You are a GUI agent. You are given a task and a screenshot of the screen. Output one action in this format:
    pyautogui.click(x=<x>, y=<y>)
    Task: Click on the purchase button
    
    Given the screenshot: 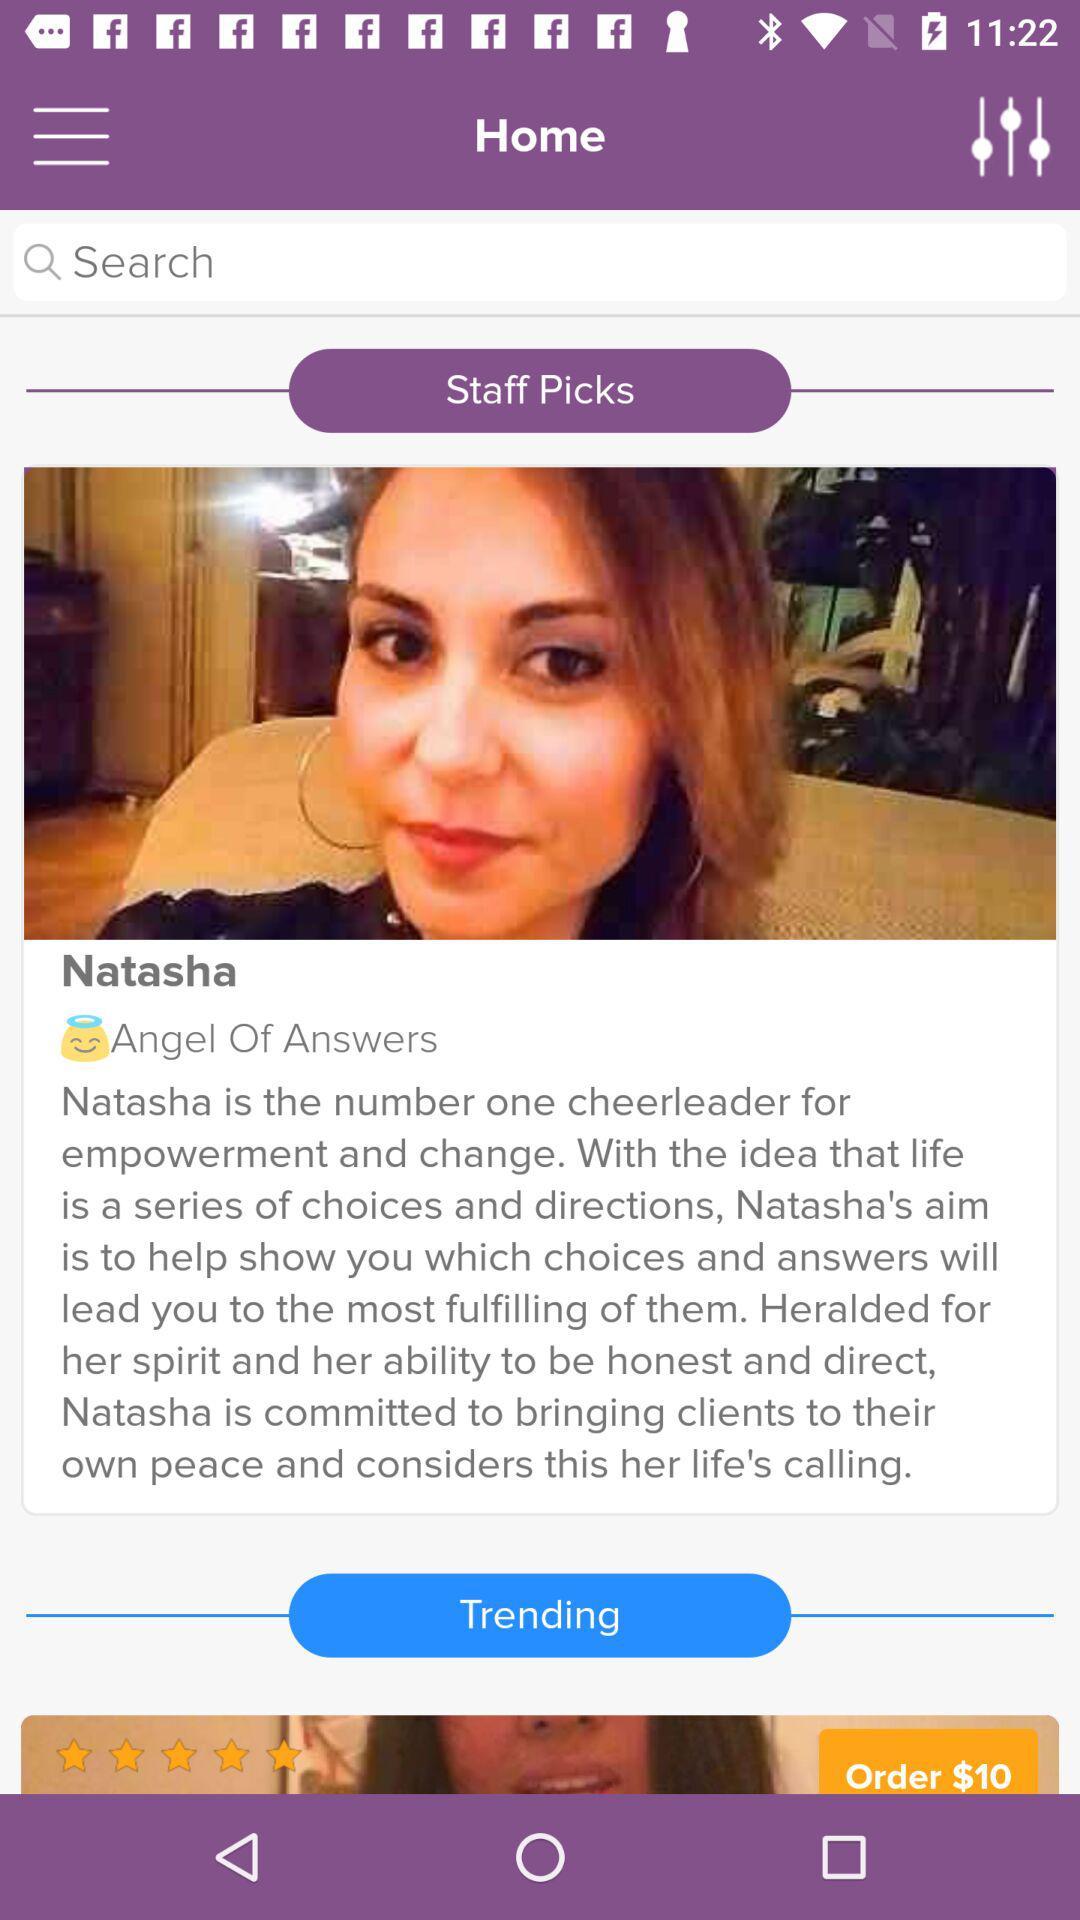 What is the action you would take?
    pyautogui.click(x=540, y=1753)
    